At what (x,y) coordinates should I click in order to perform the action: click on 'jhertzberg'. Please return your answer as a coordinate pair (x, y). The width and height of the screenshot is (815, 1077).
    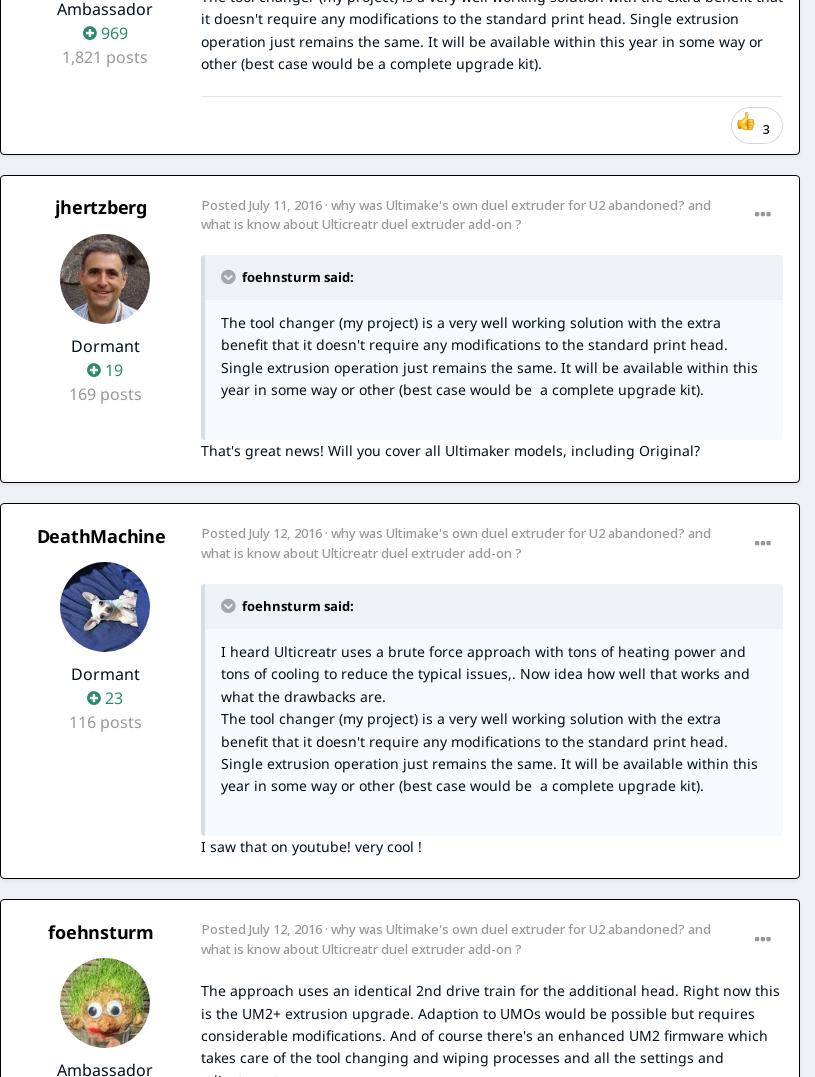
    Looking at the image, I should click on (54, 205).